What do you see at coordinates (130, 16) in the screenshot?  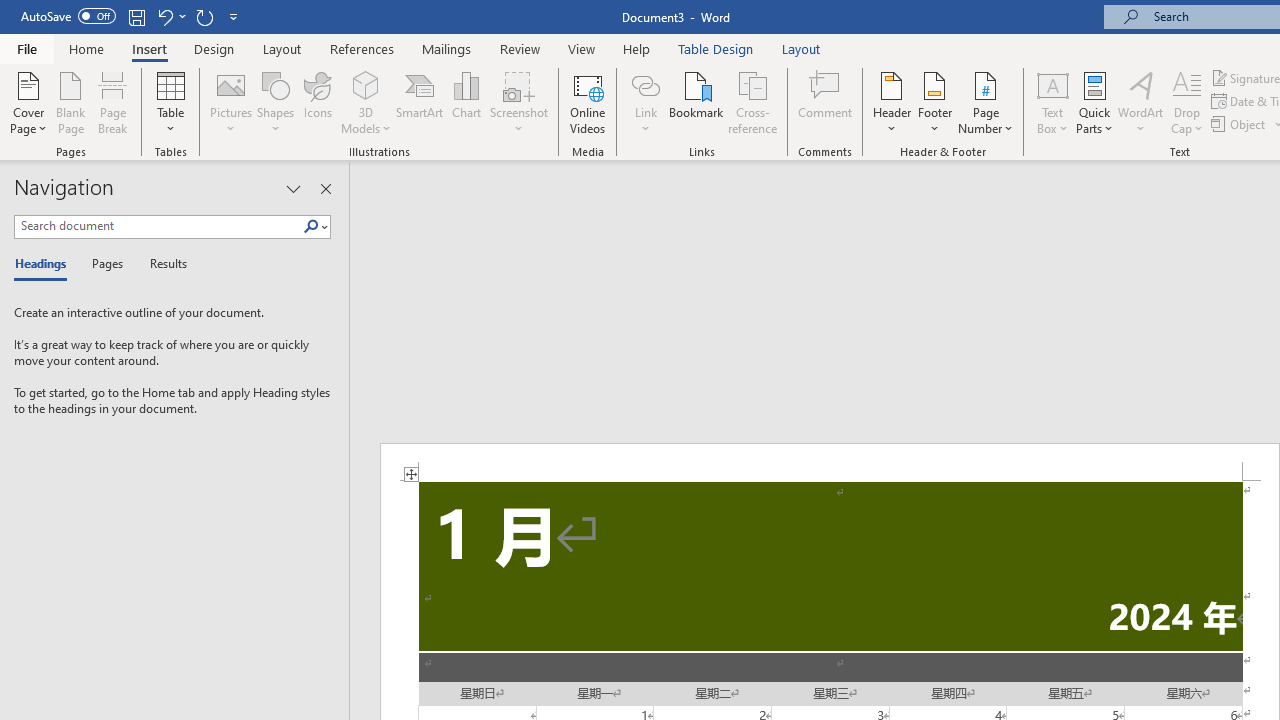 I see `'Quick Access Toolbar'` at bounding box center [130, 16].